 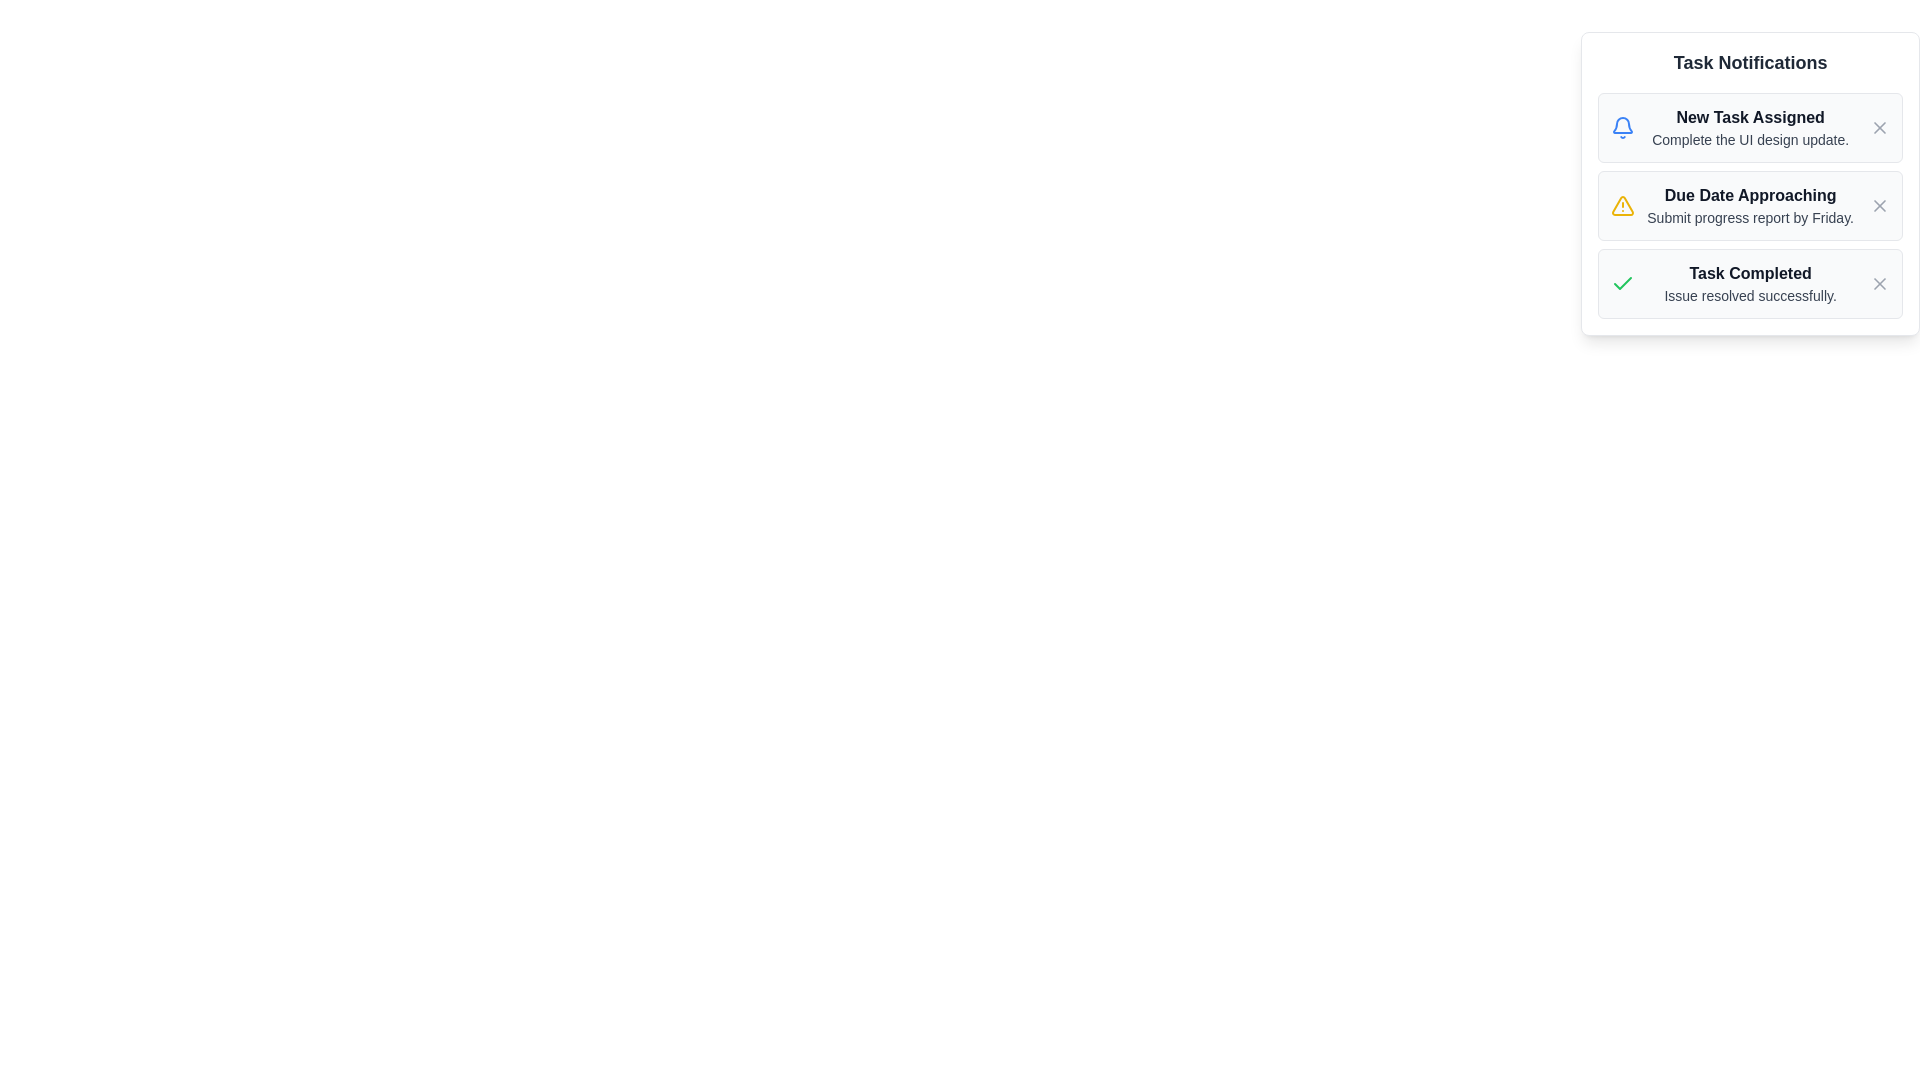 I want to click on status text indicating the completion of a task, which is located in the bottom-most notification panel of the 'Task Notifications' section, directly above the text 'Issue resolved successfully.', so click(x=1749, y=273).